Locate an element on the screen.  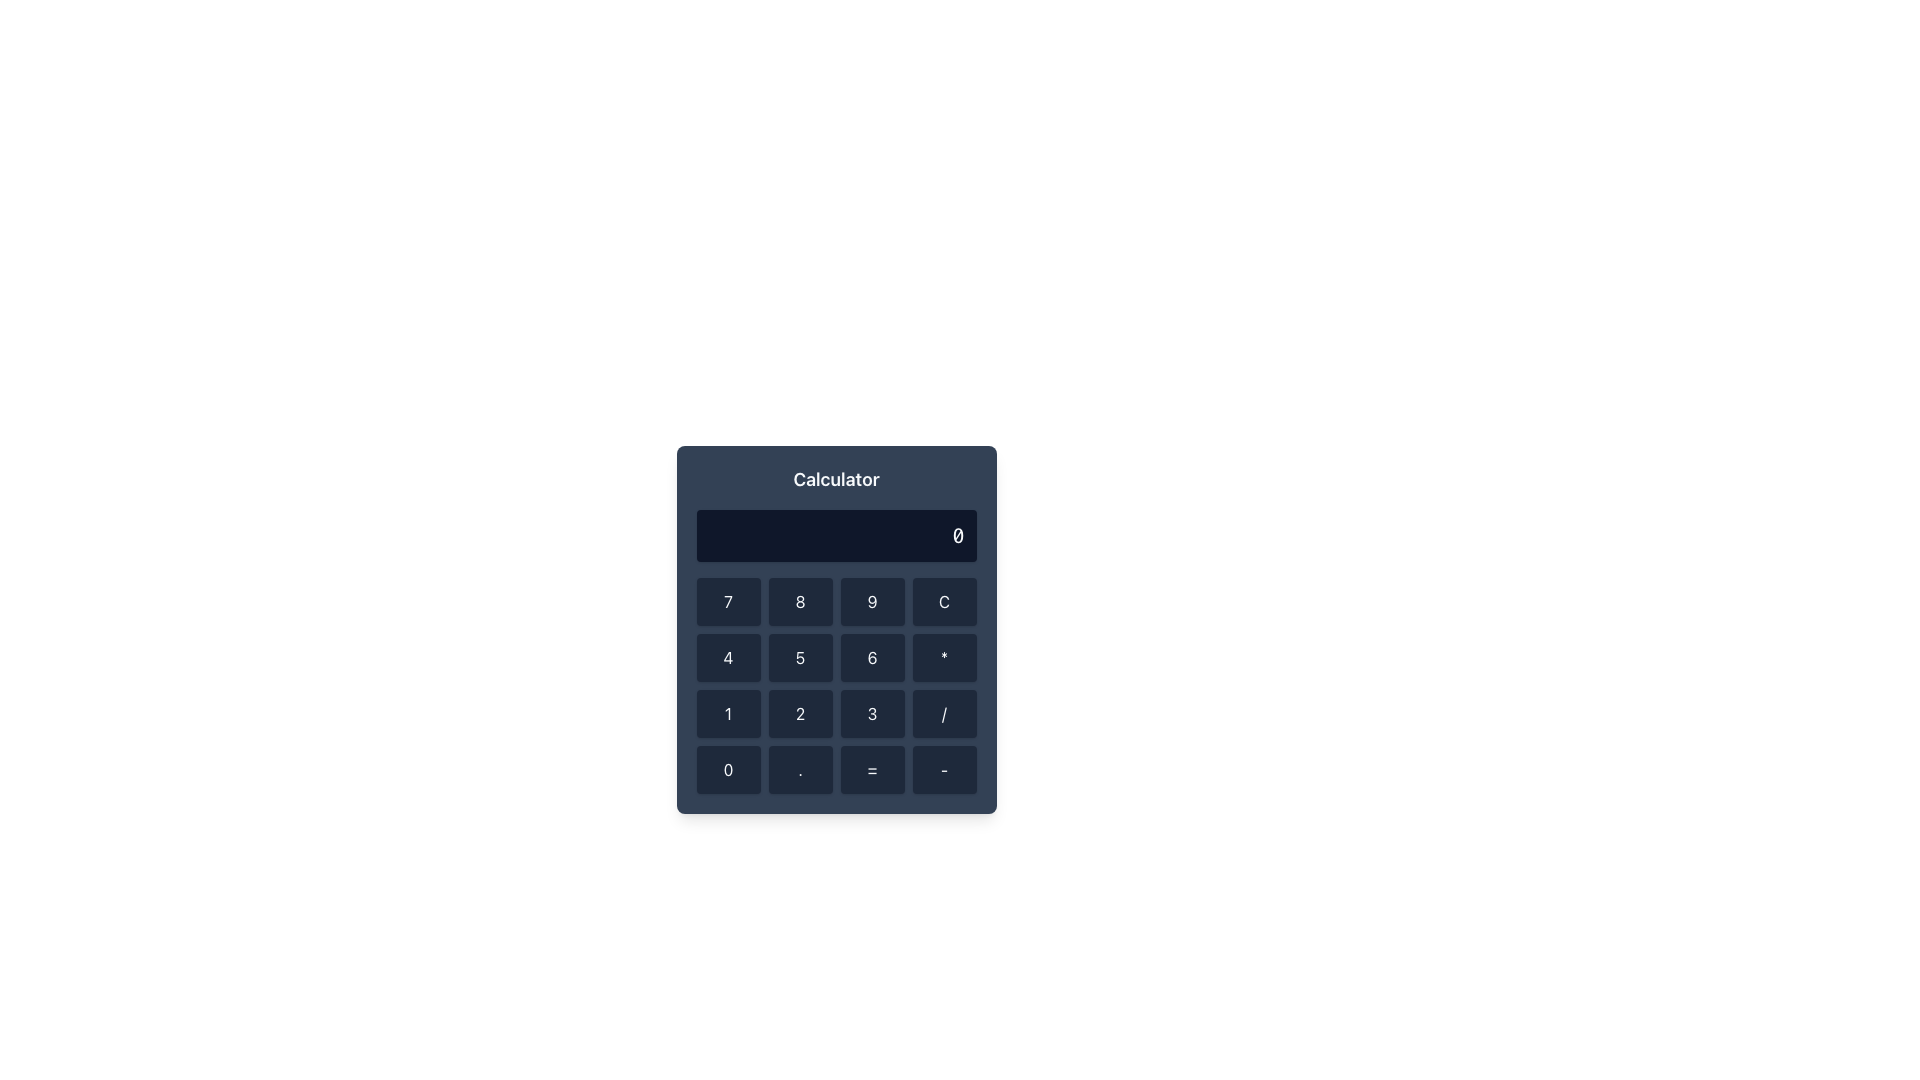
the calculator key button for number '8' to input '8' into the calculator's display is located at coordinates (800, 600).